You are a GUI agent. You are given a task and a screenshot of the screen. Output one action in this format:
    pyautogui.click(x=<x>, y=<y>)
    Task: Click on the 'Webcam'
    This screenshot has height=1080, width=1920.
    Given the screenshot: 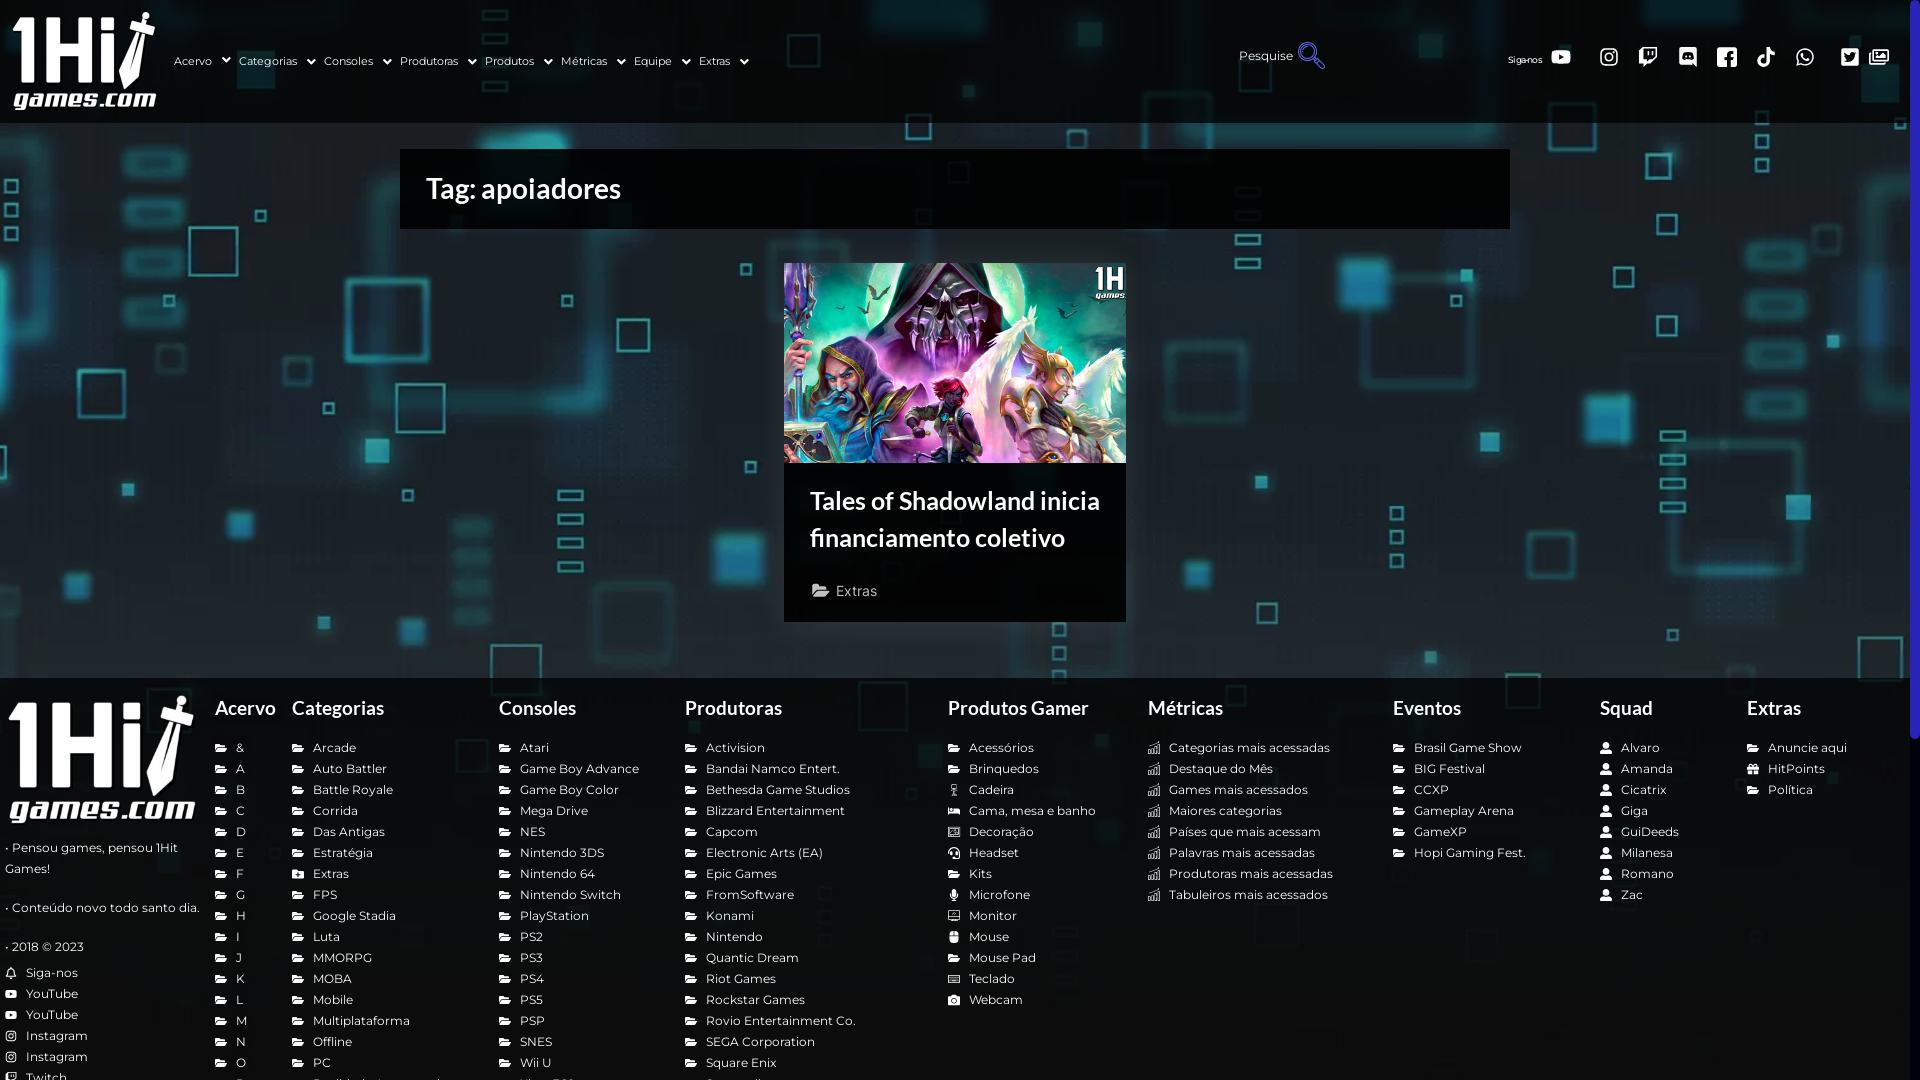 What is the action you would take?
    pyautogui.click(x=1038, y=999)
    